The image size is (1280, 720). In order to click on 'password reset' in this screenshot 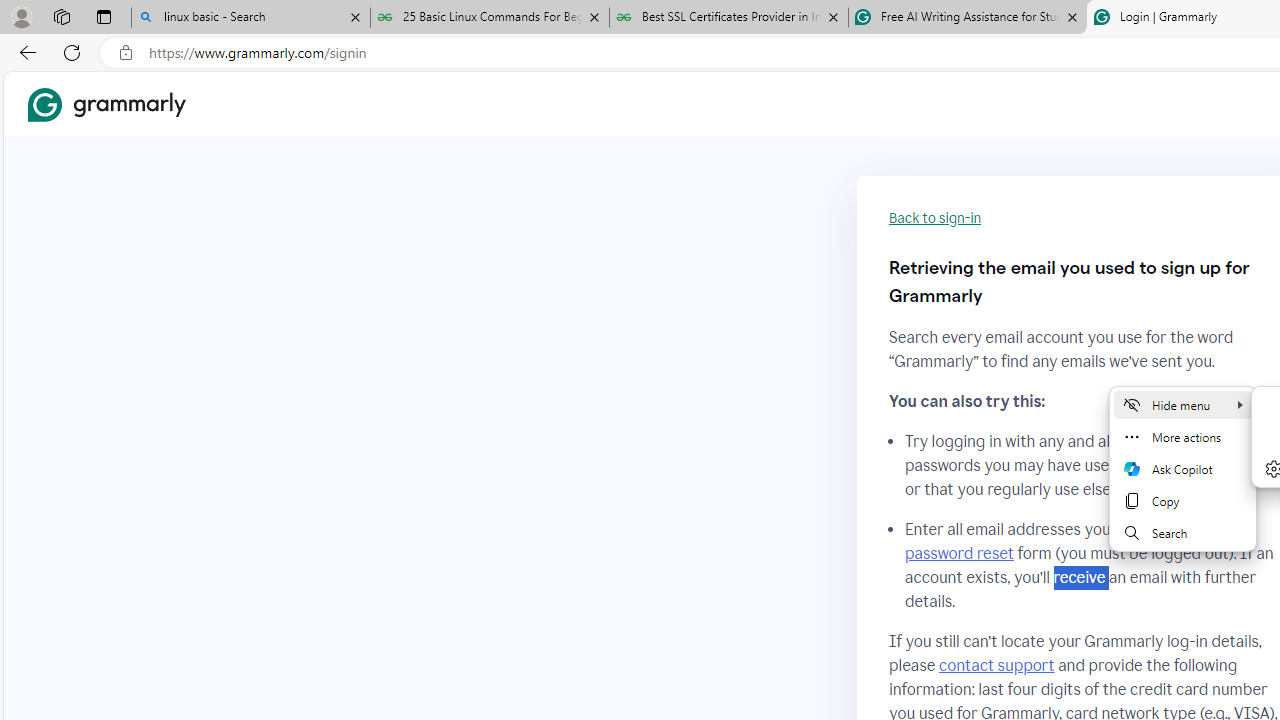, I will do `click(958, 554)`.